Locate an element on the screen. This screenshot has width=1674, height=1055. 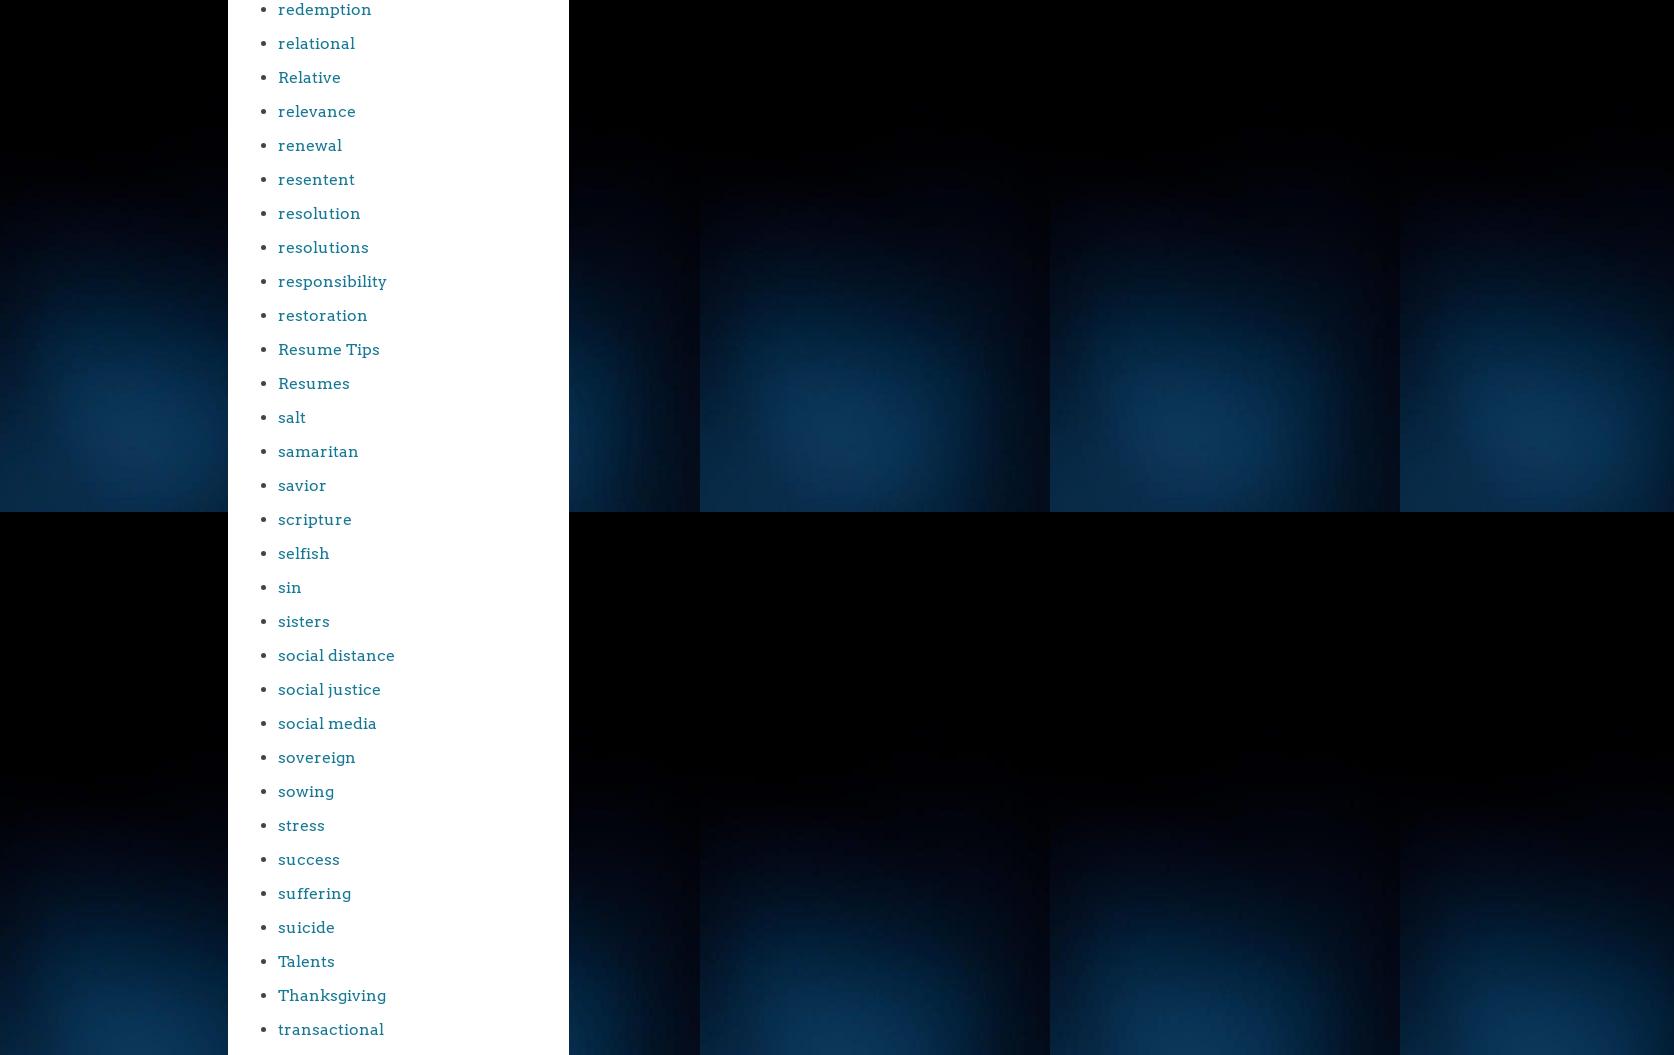
'restoration' is located at coordinates (323, 314).